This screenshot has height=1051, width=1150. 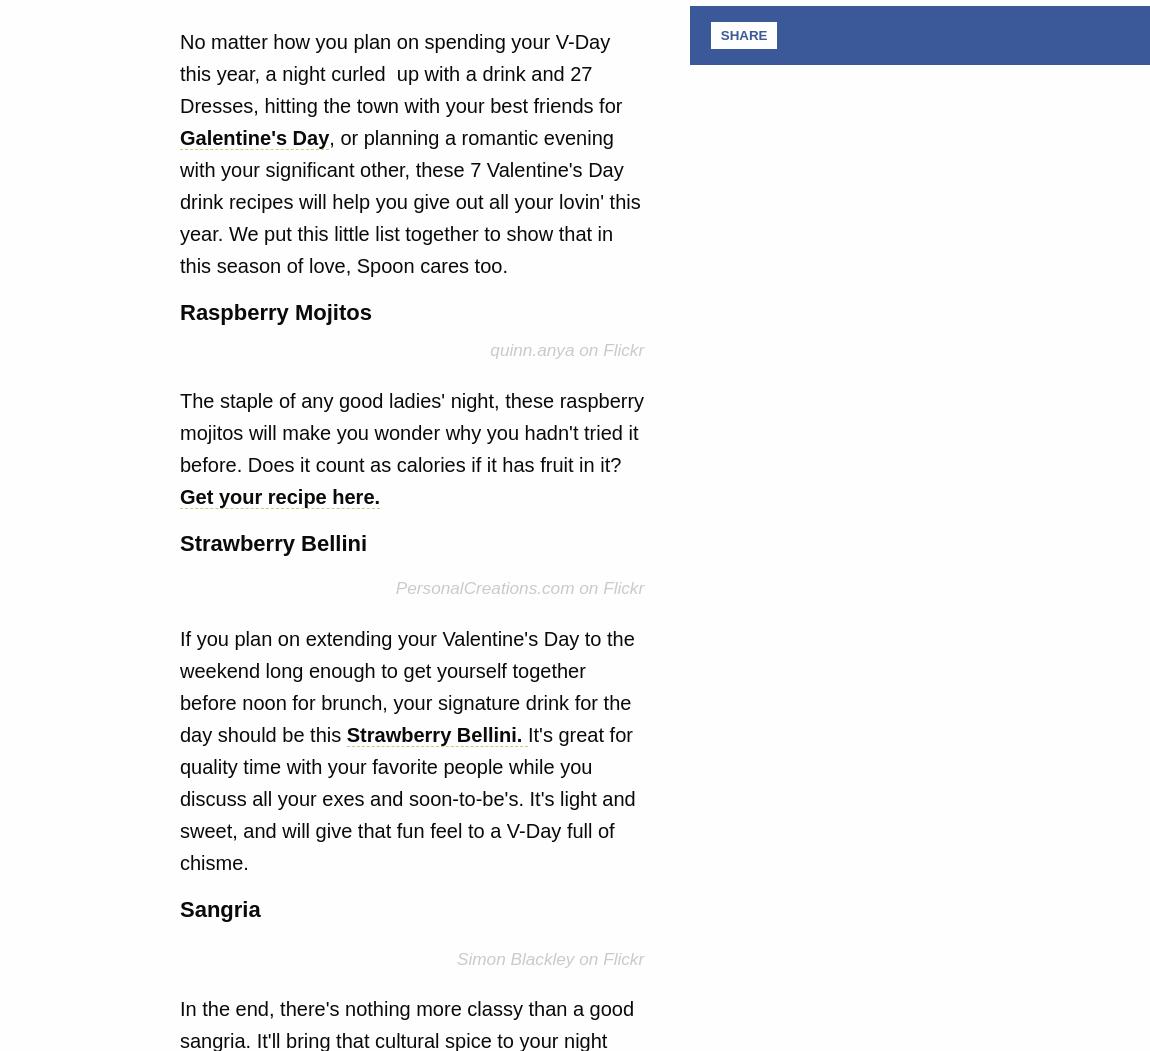 What do you see at coordinates (401, 72) in the screenshot?
I see `'No matter how you plan on spending your V-Day this year, a night curled  up with a drink and 27 Dresses, hitting the town with your best friends for'` at bounding box center [401, 72].